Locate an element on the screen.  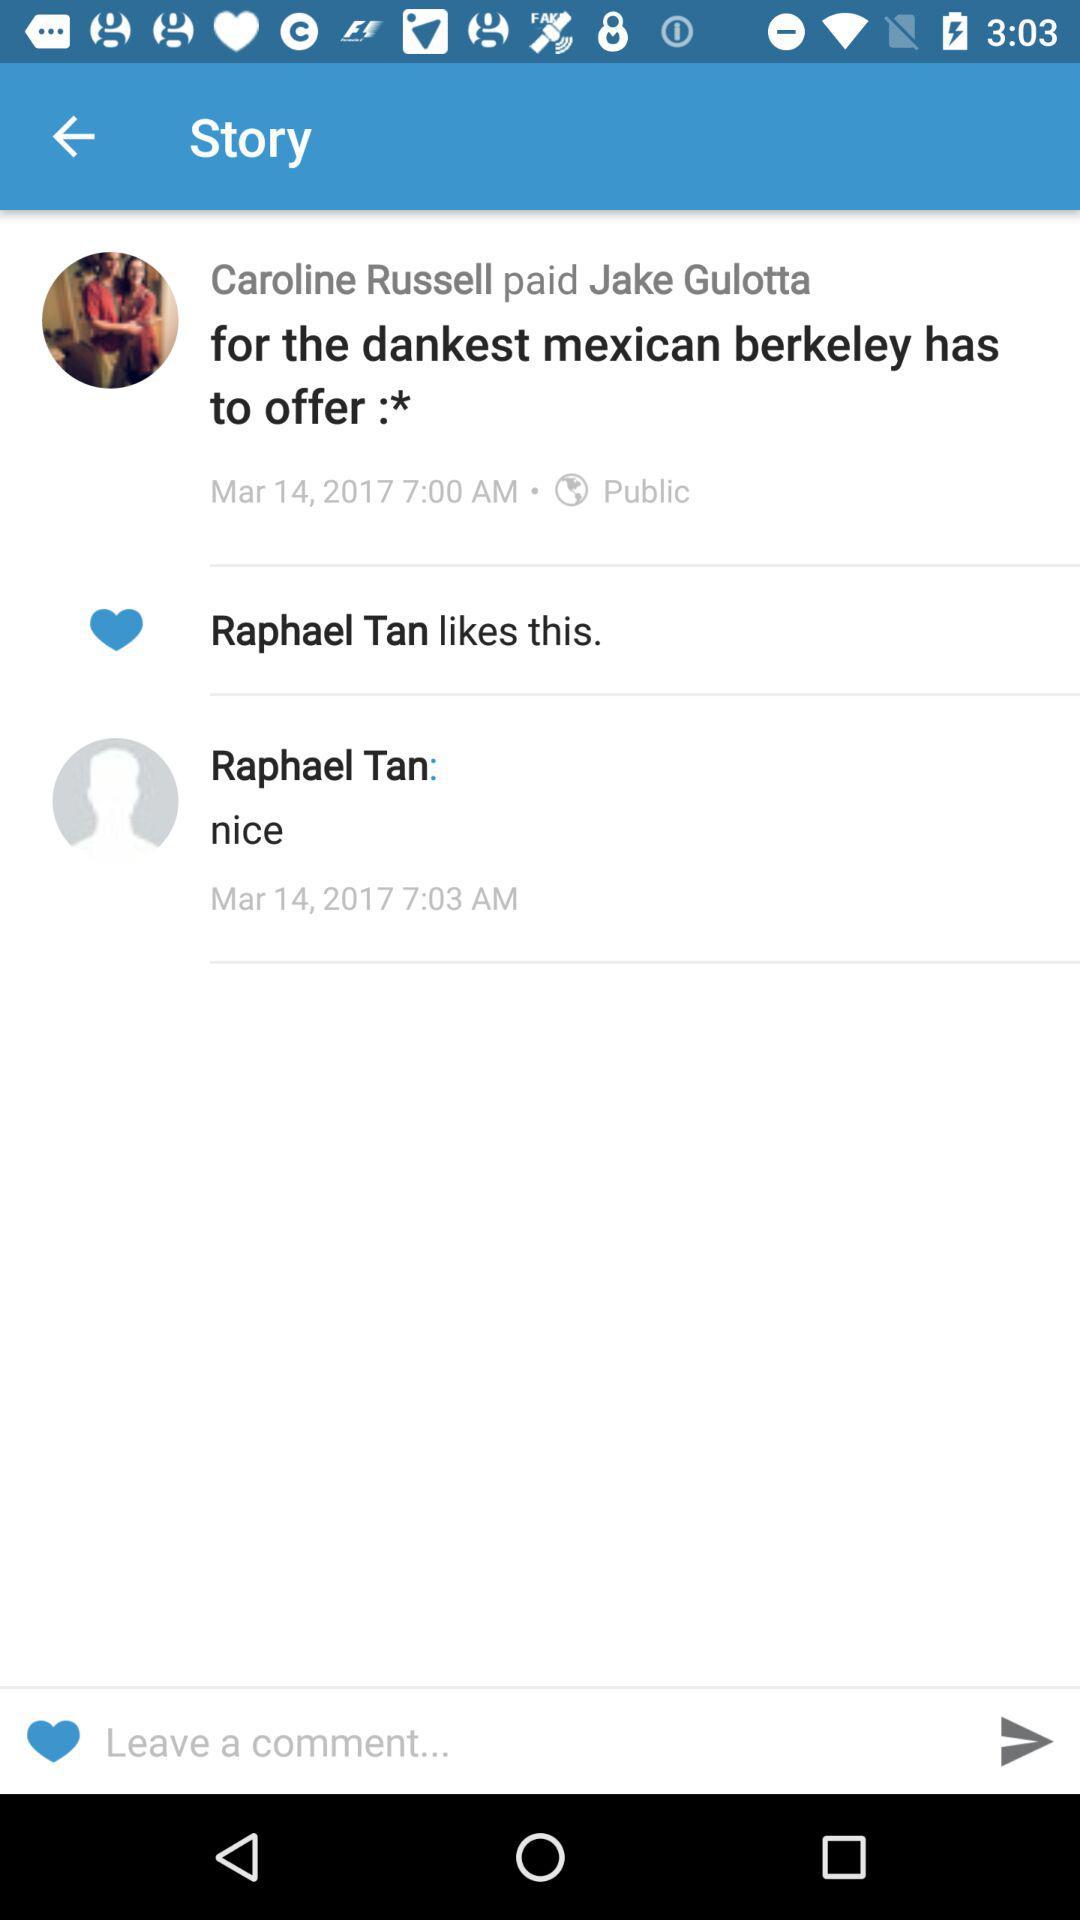
the favorite icon is located at coordinates (115, 628).